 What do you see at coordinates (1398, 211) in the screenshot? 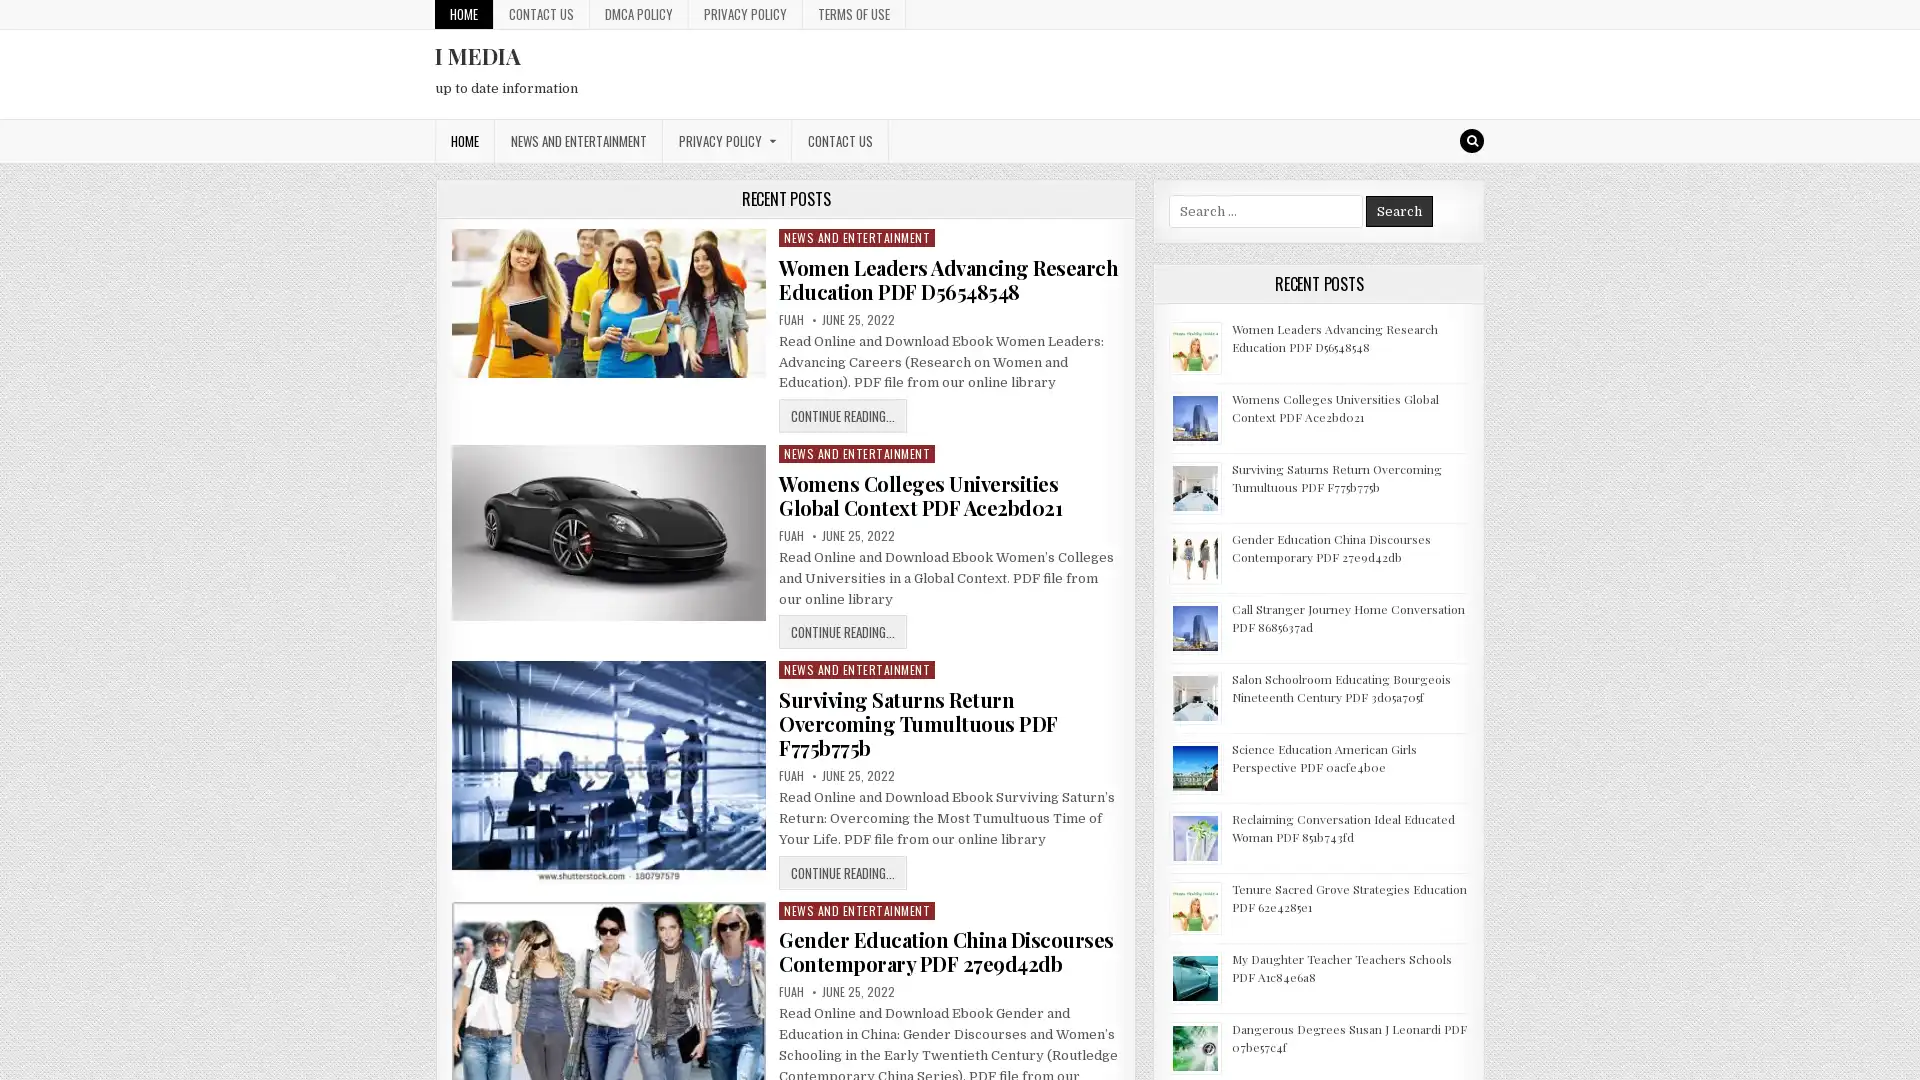
I see `Search` at bounding box center [1398, 211].